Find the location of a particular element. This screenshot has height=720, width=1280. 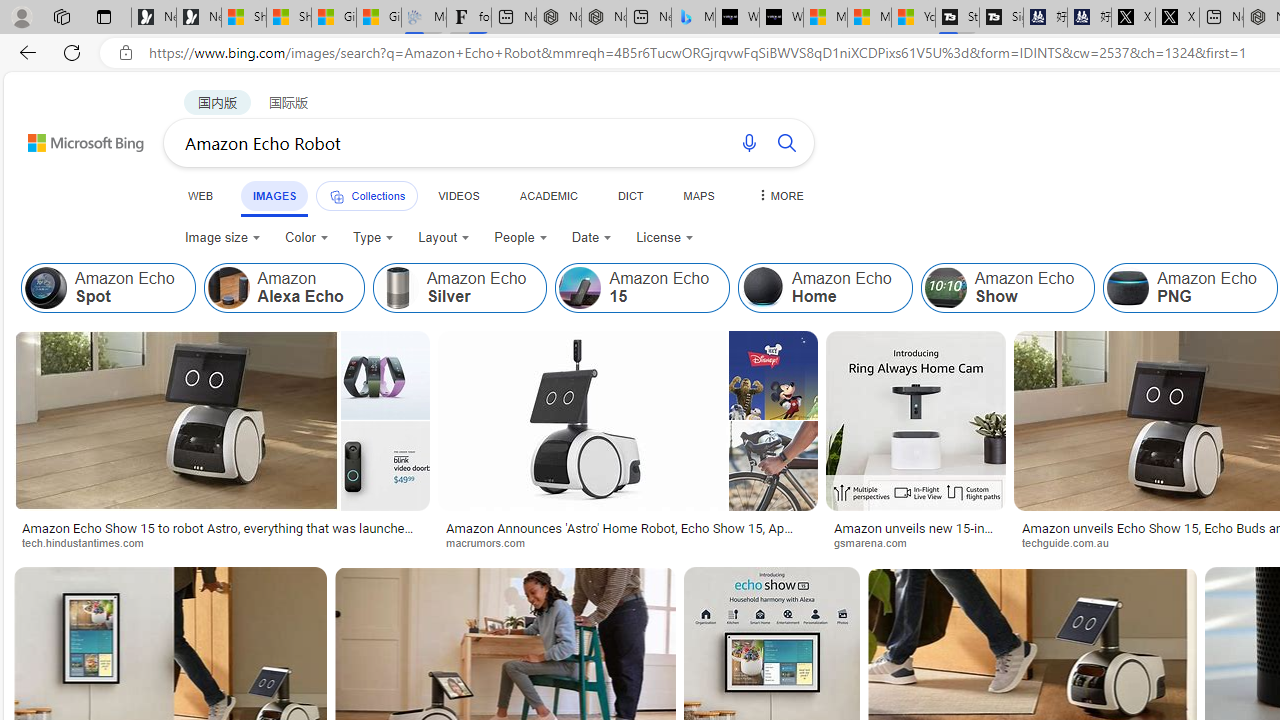

'ACADEMIC' is located at coordinates (548, 195).